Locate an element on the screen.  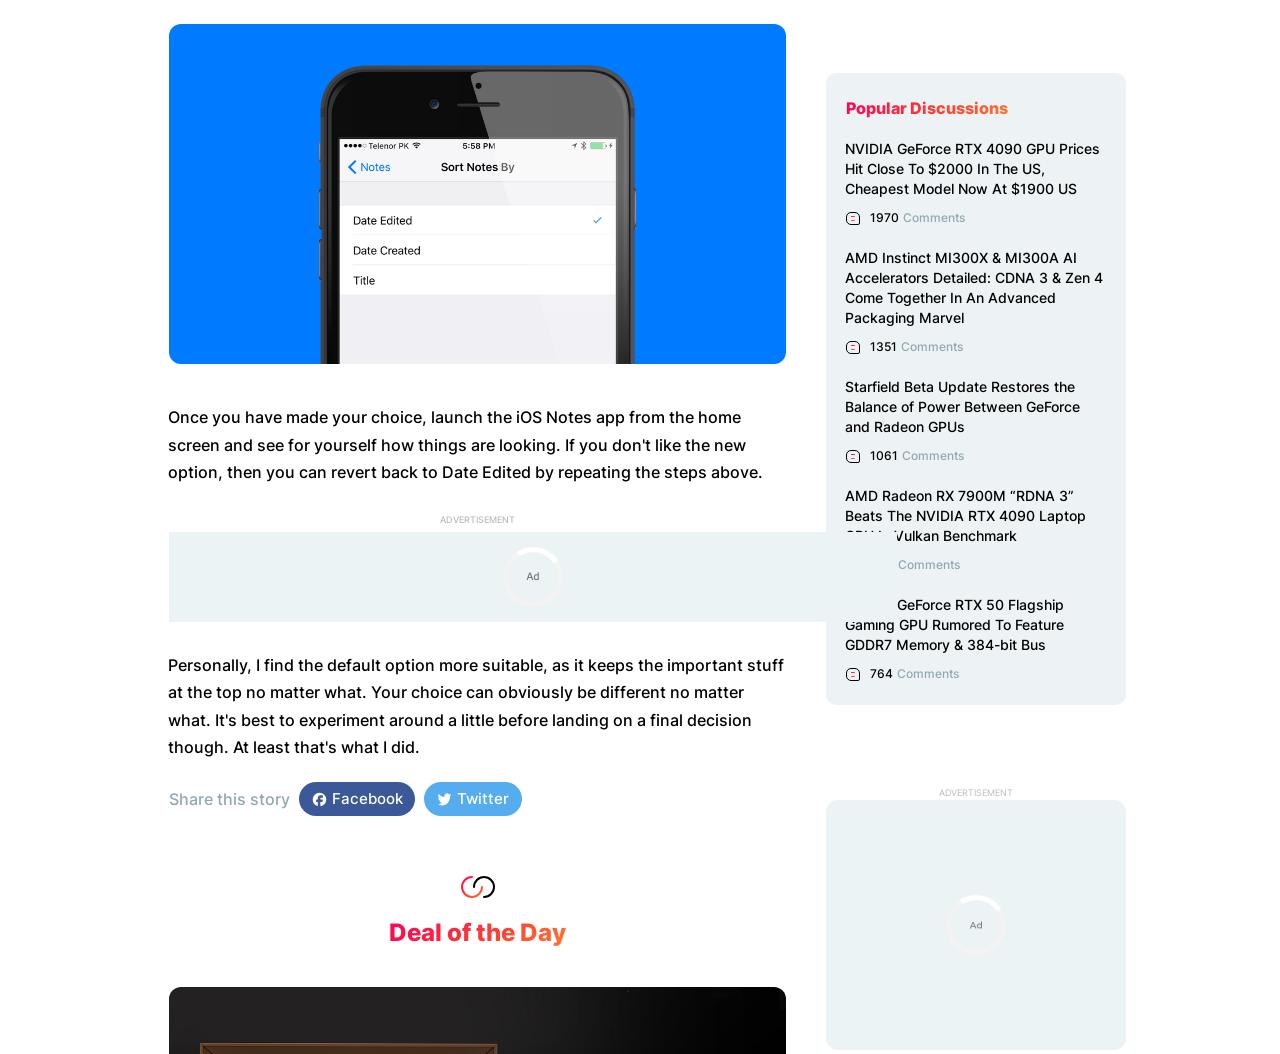
'764' is located at coordinates (880, 673).